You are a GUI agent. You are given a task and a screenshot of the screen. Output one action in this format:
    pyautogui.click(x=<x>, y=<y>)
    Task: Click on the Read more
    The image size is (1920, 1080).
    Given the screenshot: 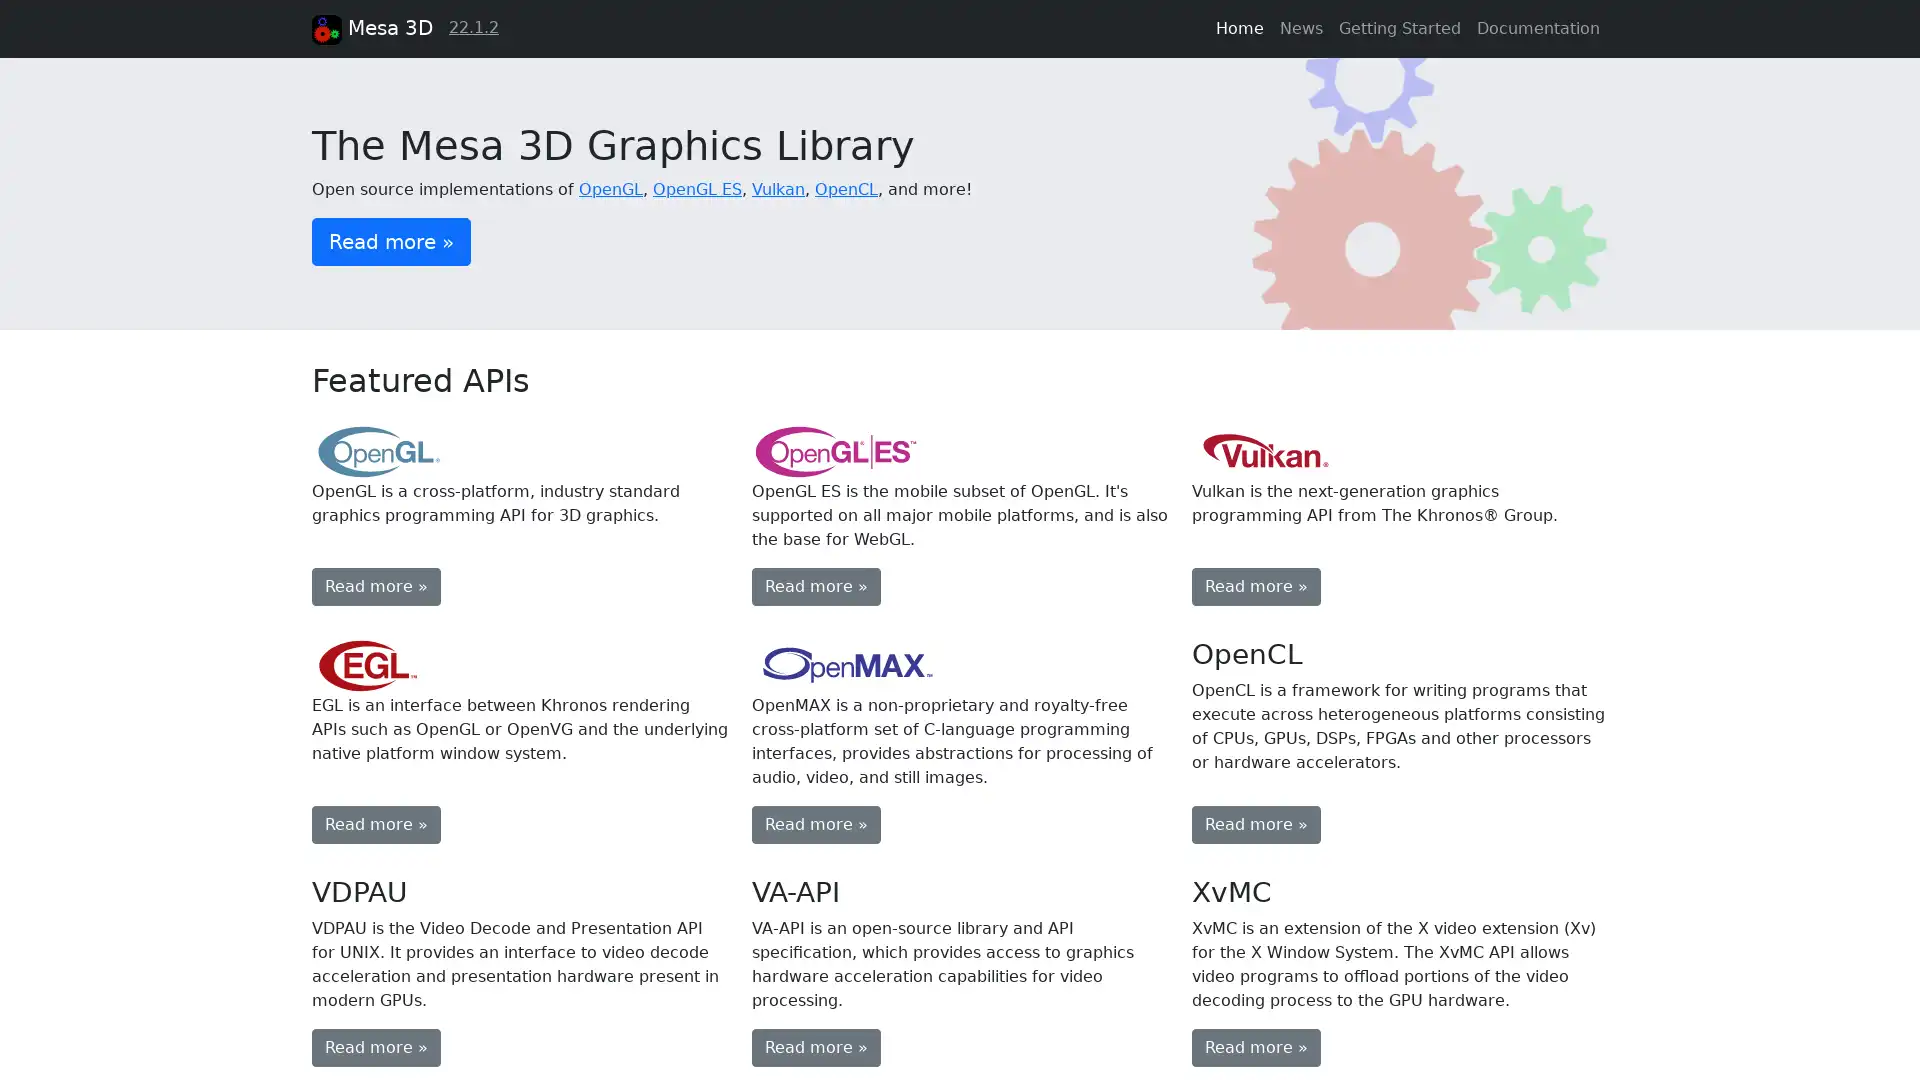 What is the action you would take?
    pyautogui.click(x=391, y=239)
    